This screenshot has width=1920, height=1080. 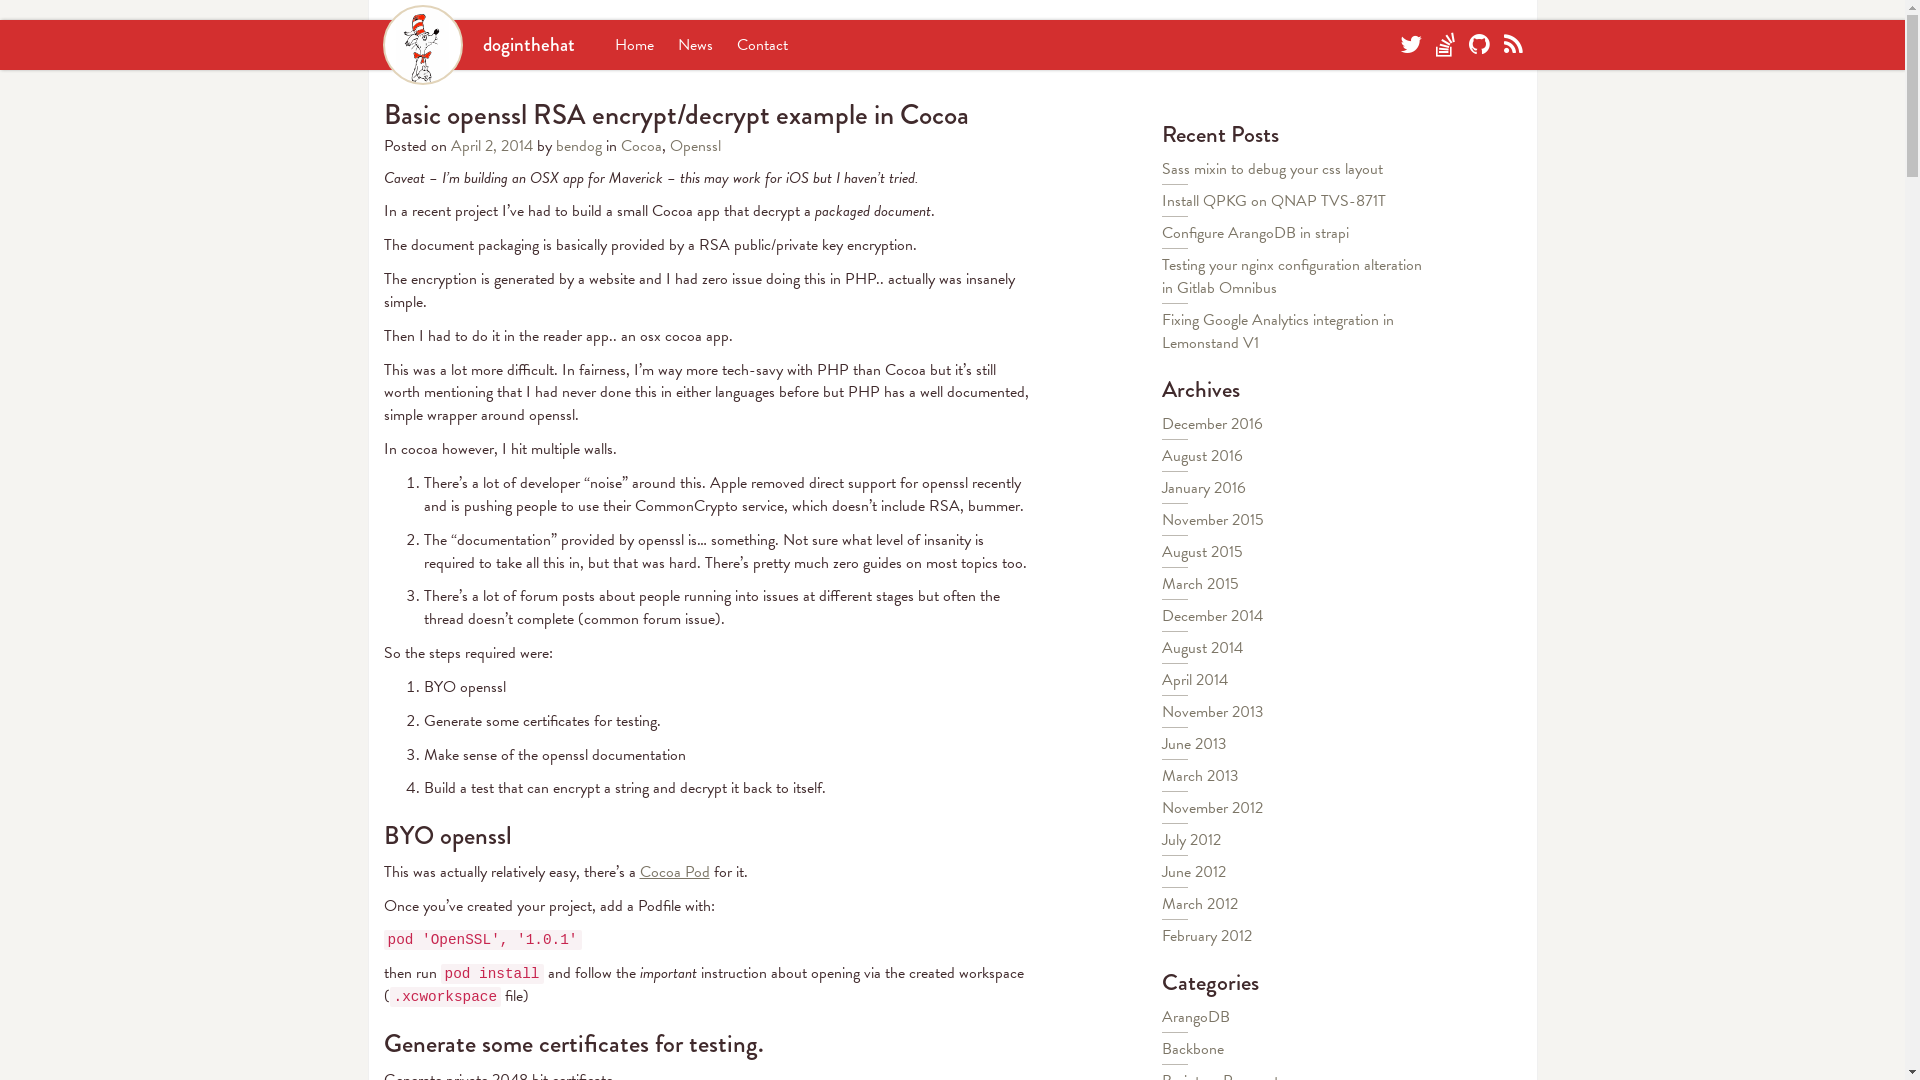 I want to click on 'March 2012', so click(x=1200, y=903).